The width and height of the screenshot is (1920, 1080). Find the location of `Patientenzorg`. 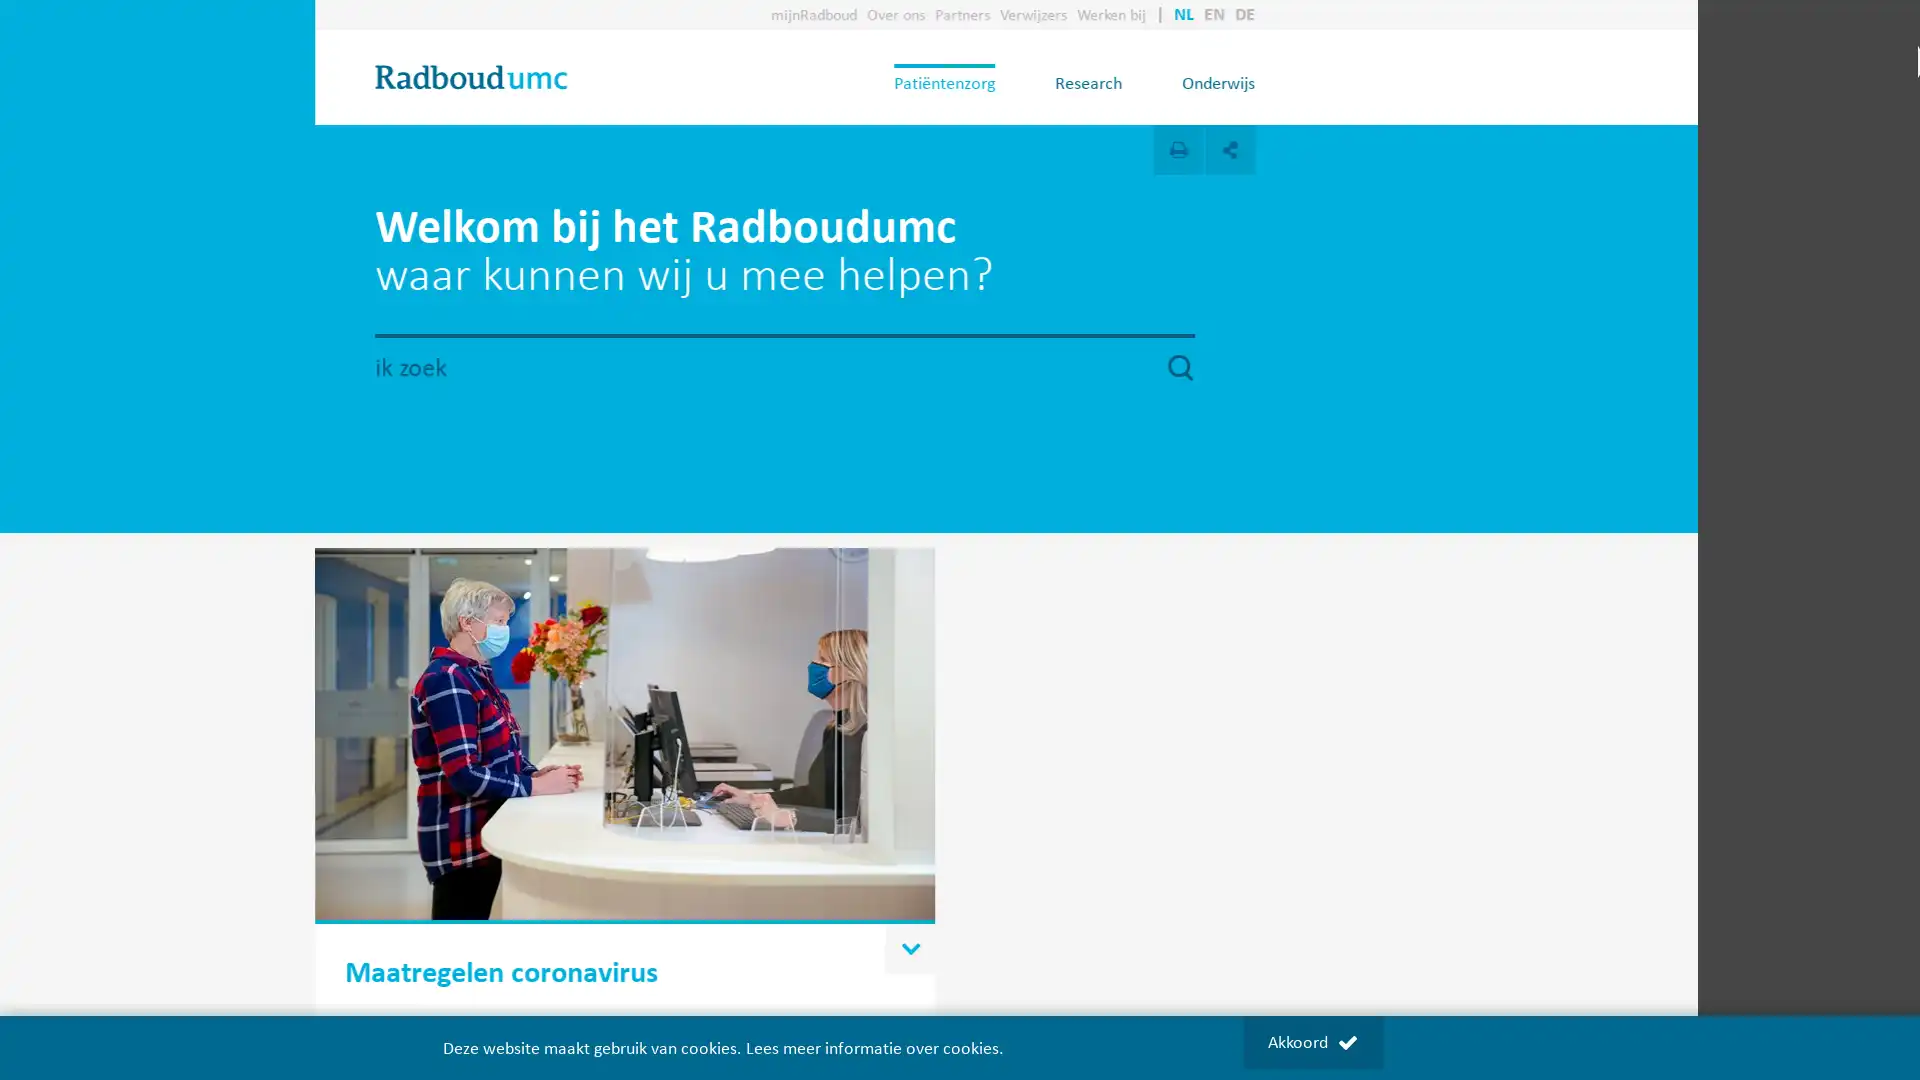

Patientenzorg is located at coordinates (1071, 82).